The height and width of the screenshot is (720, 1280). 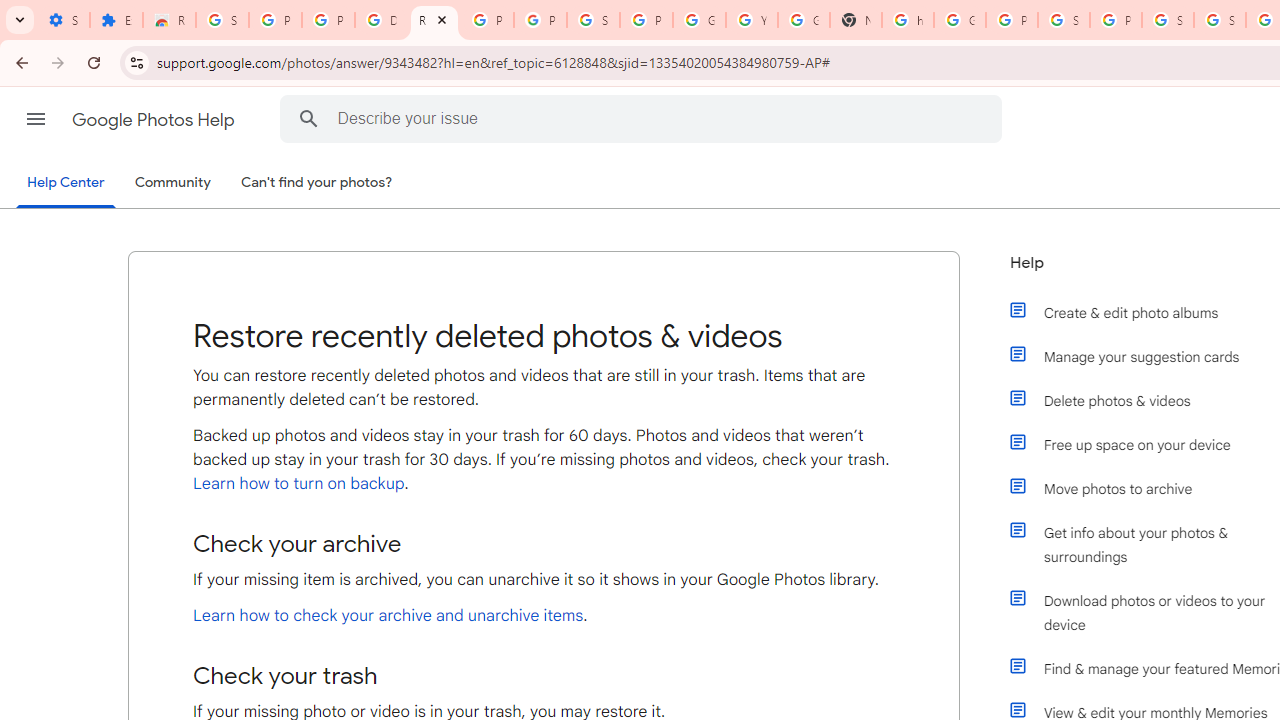 What do you see at coordinates (855, 20) in the screenshot?
I see `'New Tab'` at bounding box center [855, 20].